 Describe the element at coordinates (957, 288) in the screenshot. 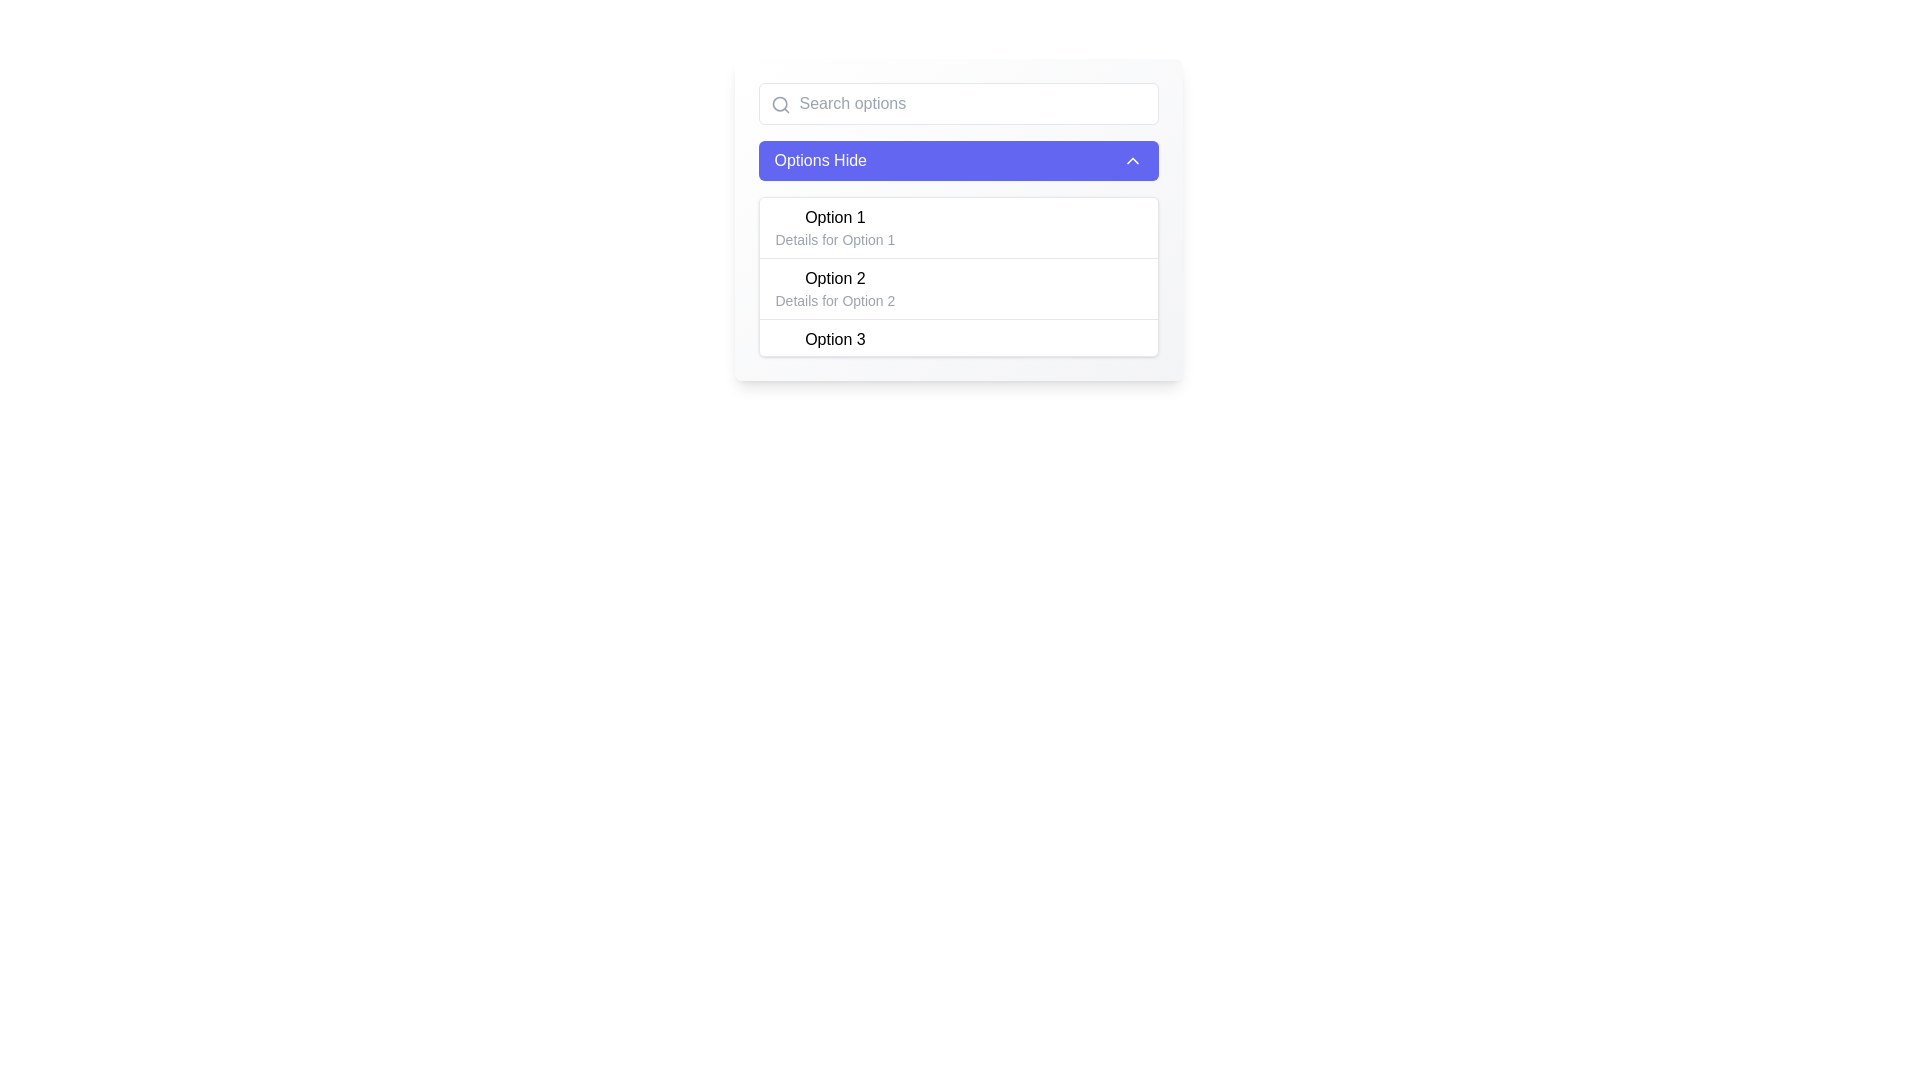

I see `the List item labeled 'Option 2'` at that location.